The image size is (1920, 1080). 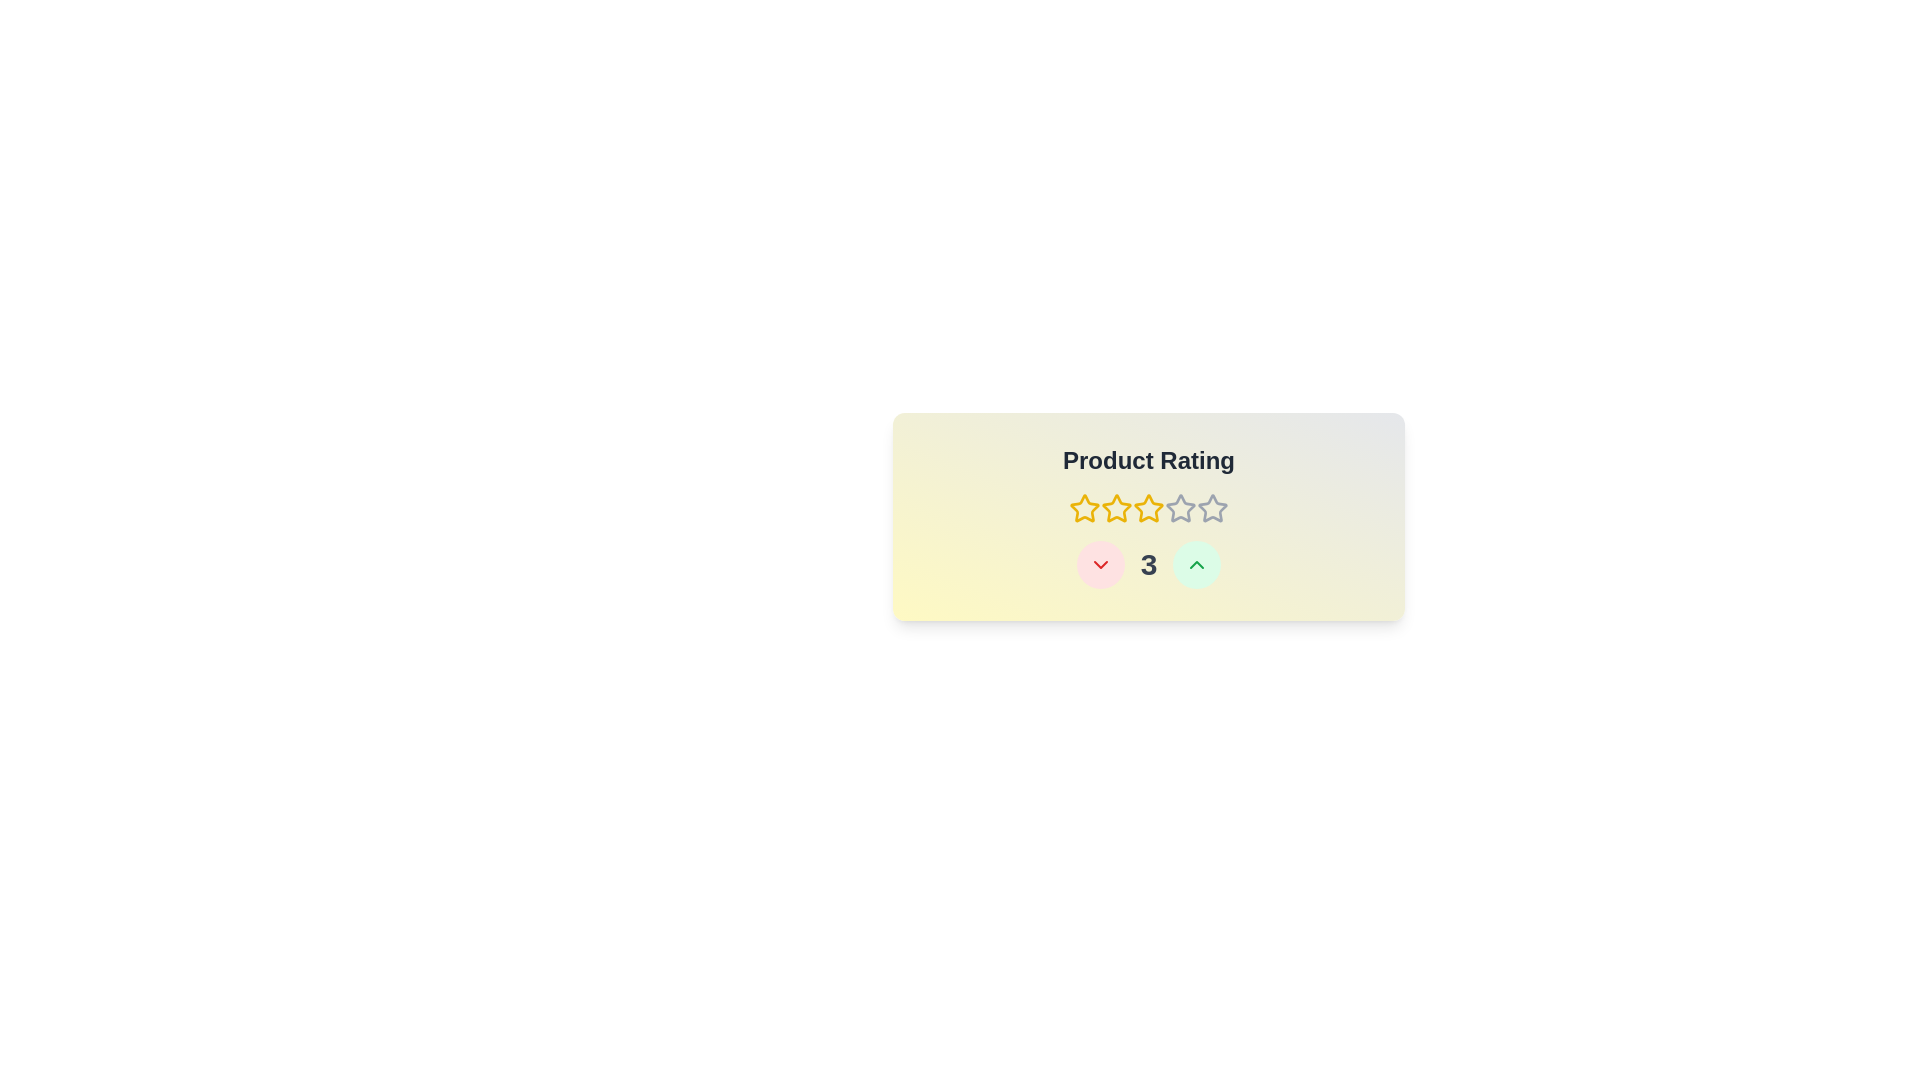 What do you see at coordinates (1099, 564) in the screenshot?
I see `the downward-pointing chevron icon within the button located to the left of the numeric display labeled '3' in the compact rating interface` at bounding box center [1099, 564].